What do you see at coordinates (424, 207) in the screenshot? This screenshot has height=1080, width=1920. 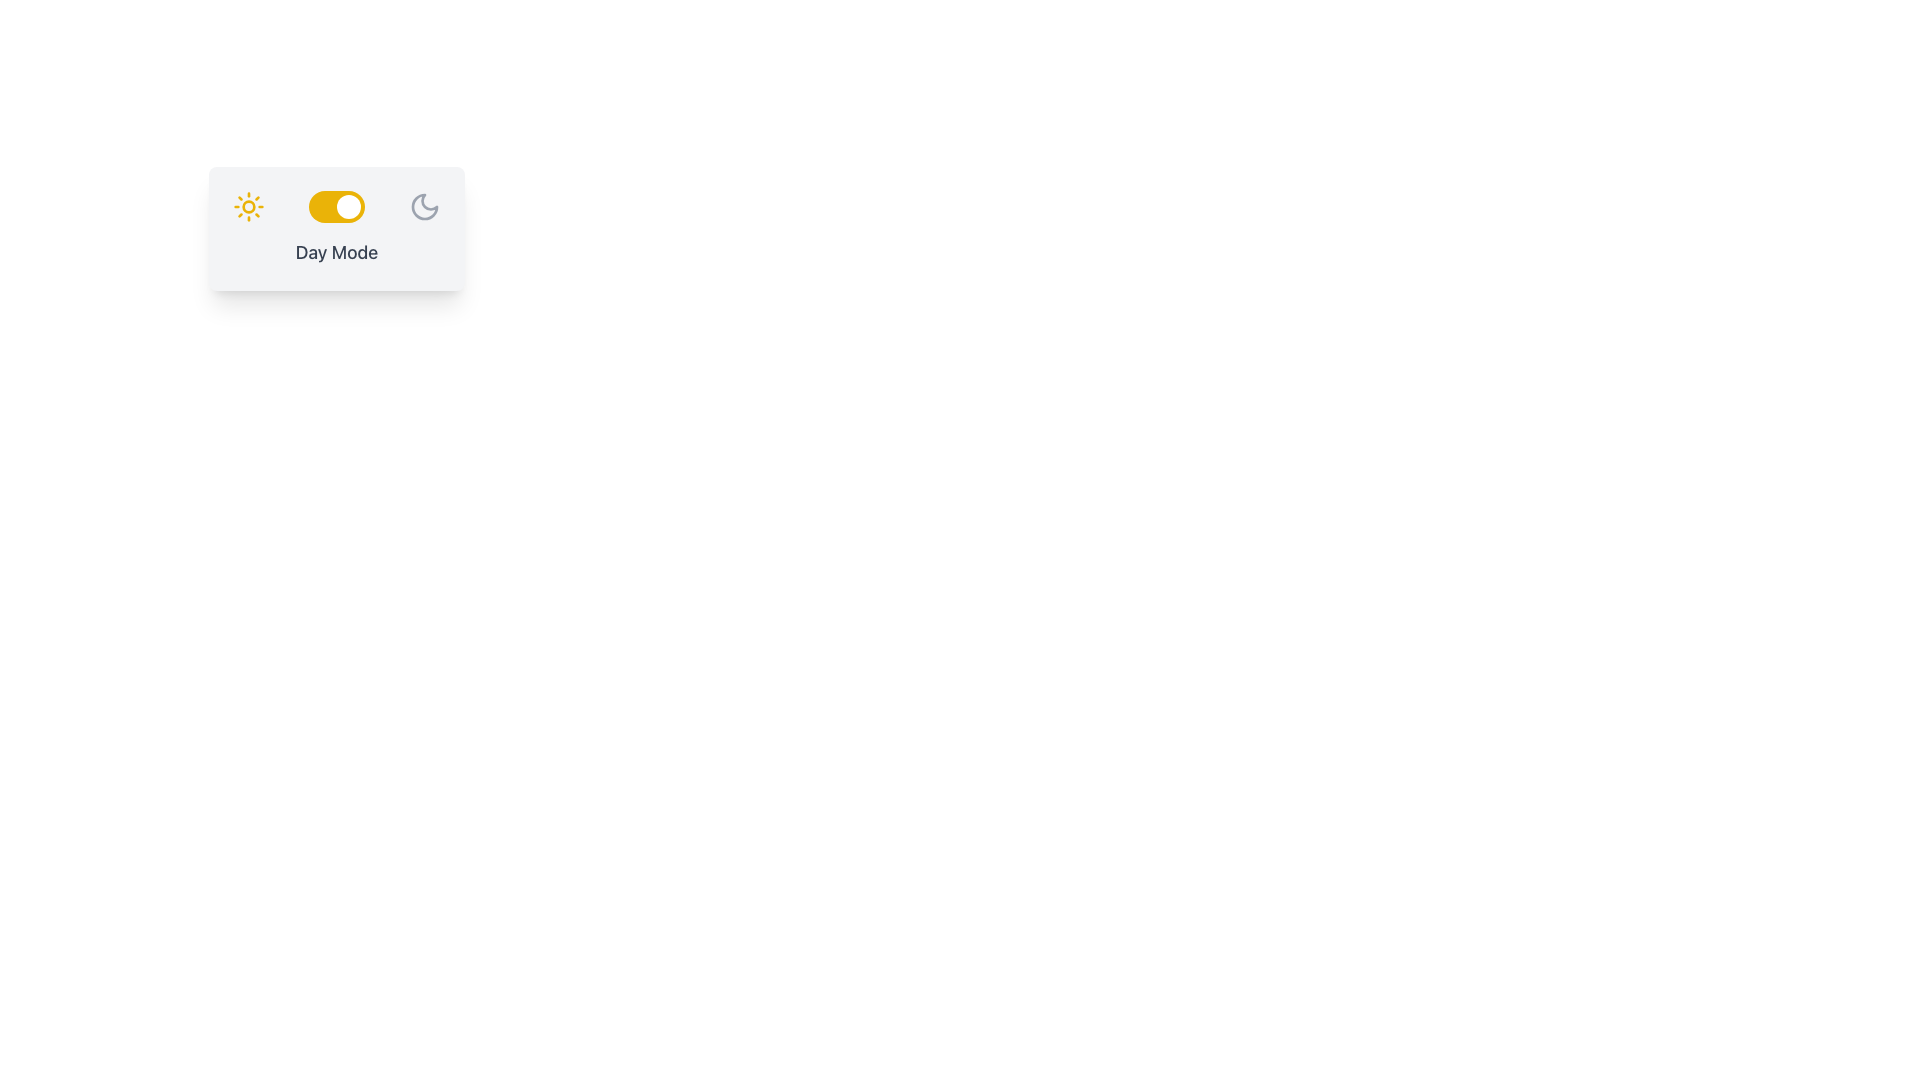 I see `the nighttime icon located on the far right of a horizontally aligned group of three elements, which includes a sun icon on the left and a toggle switch in the middle` at bounding box center [424, 207].